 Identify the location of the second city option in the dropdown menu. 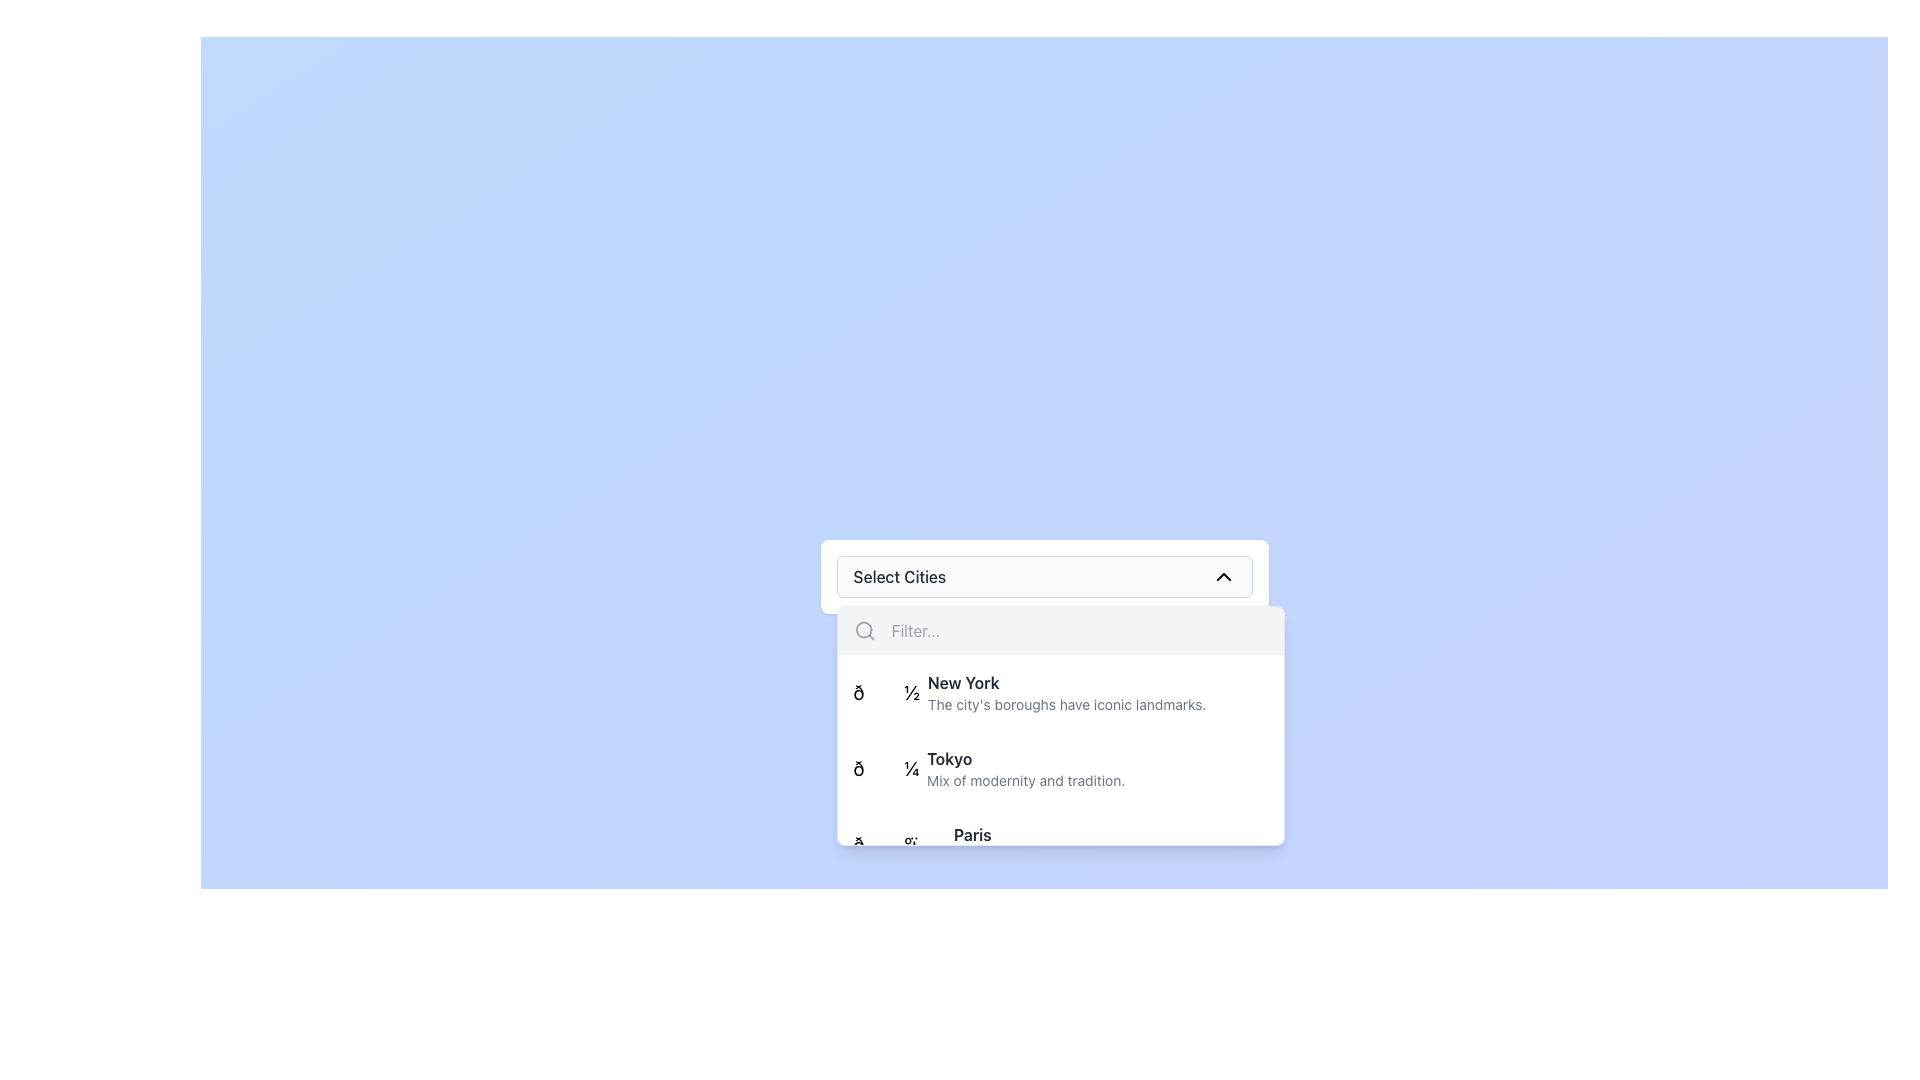
(989, 767).